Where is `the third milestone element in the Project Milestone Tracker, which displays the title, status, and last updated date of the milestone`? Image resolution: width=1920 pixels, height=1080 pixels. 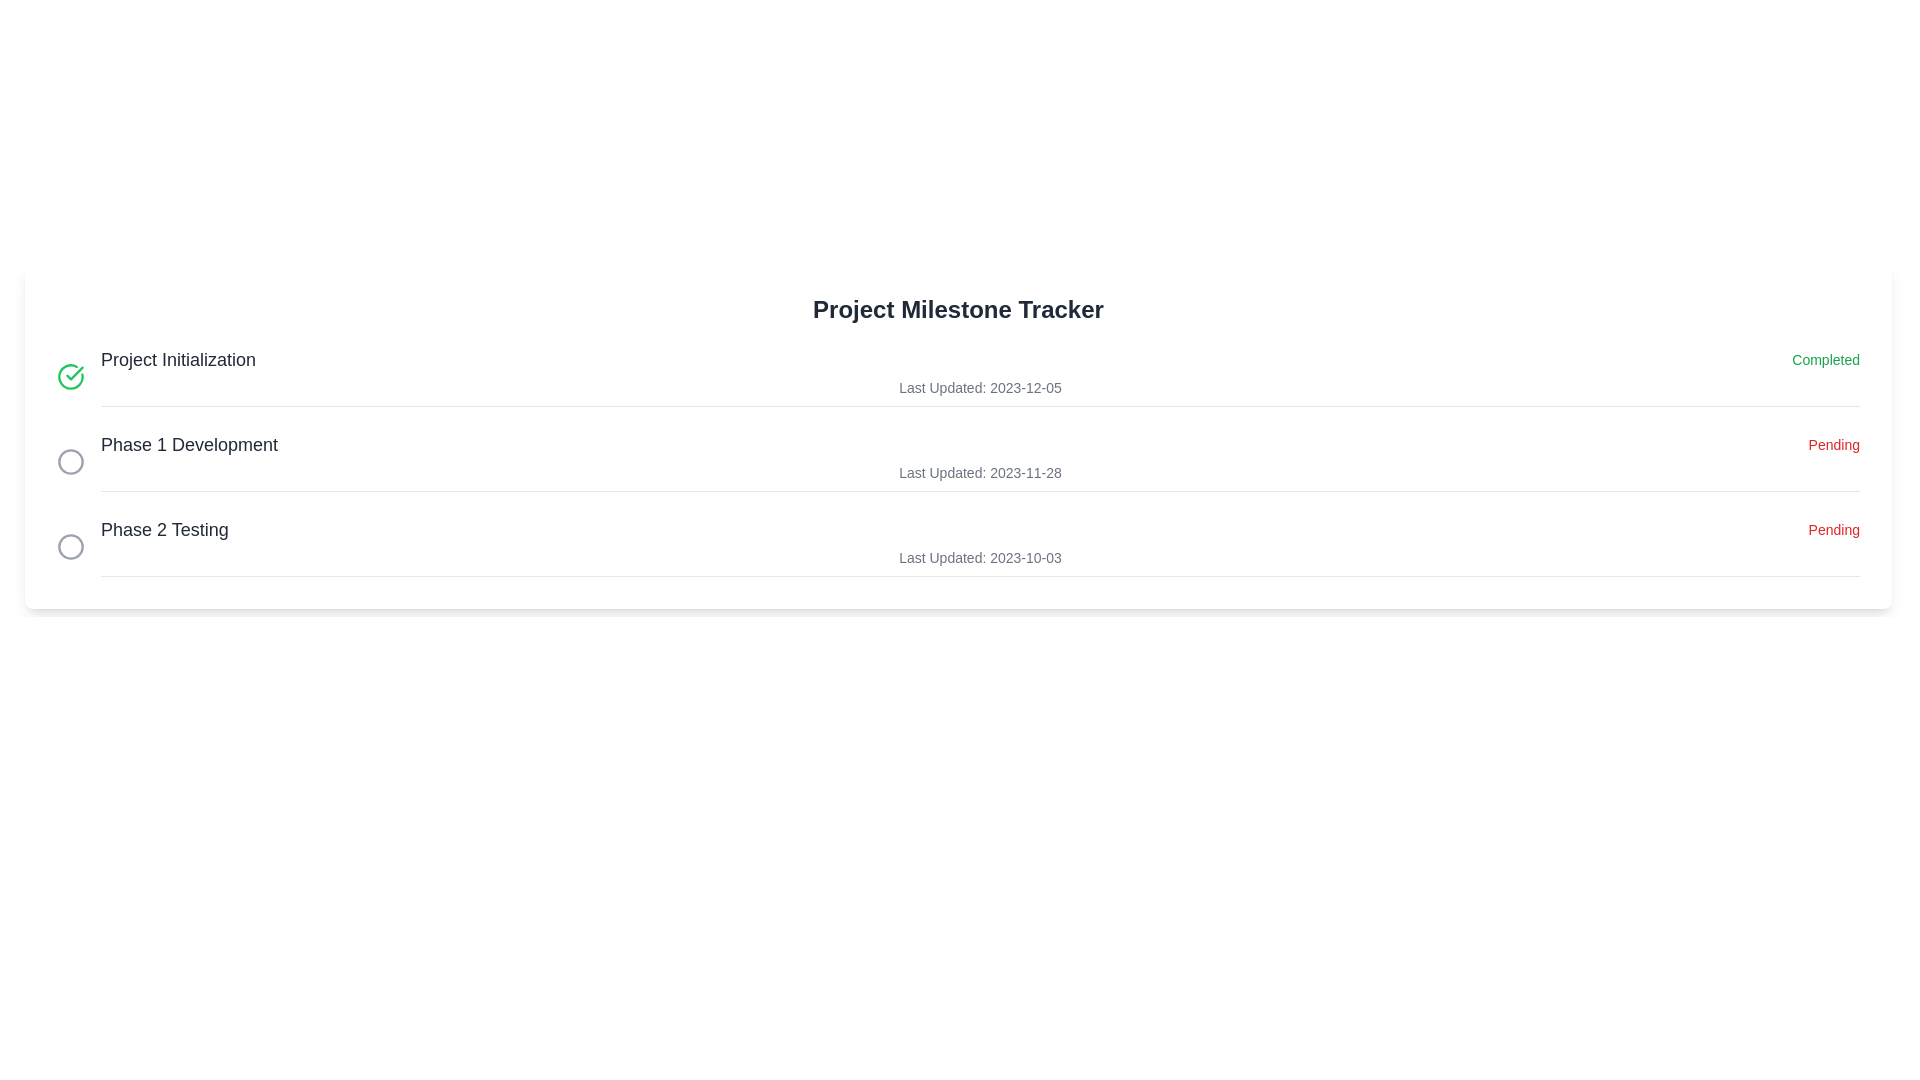
the third milestone element in the Project Milestone Tracker, which displays the title, status, and last updated date of the milestone is located at coordinates (980, 546).